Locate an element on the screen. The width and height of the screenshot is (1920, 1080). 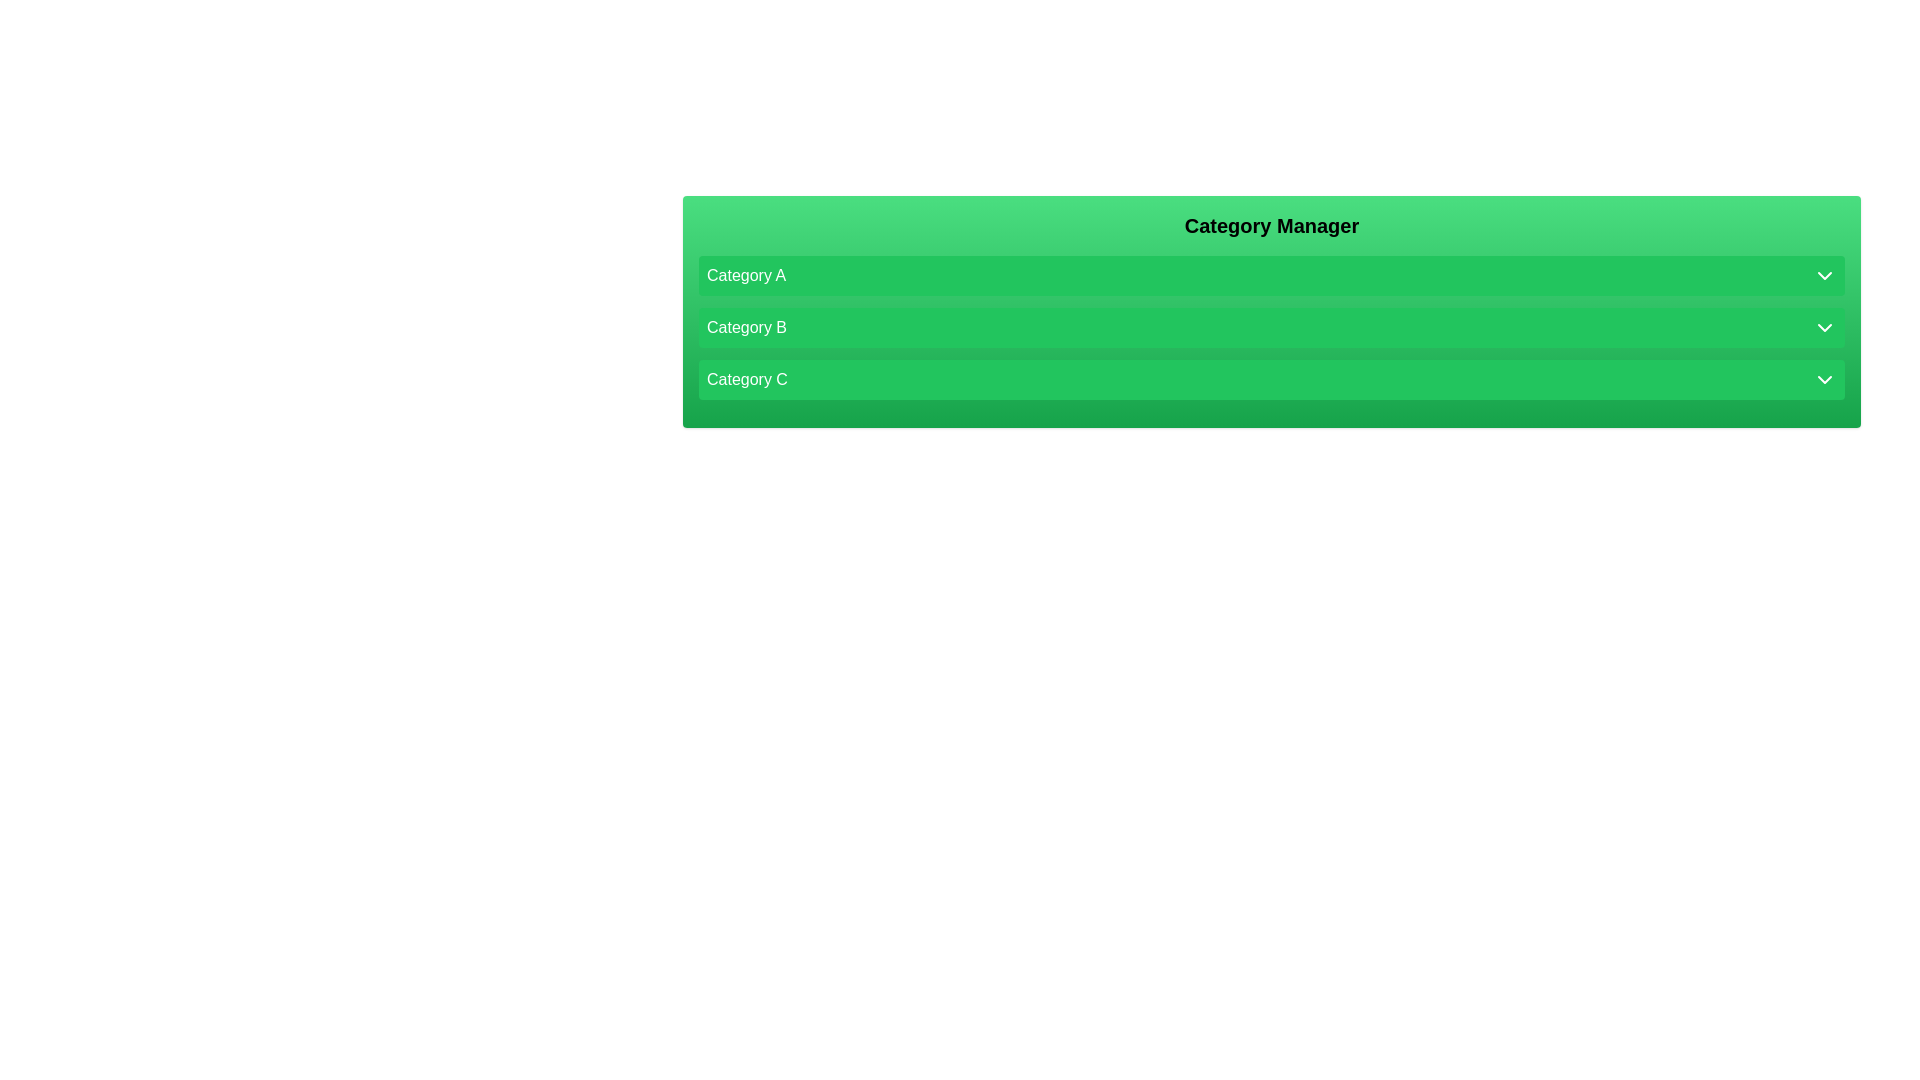
the text of Category A in the list is located at coordinates (1271, 276).